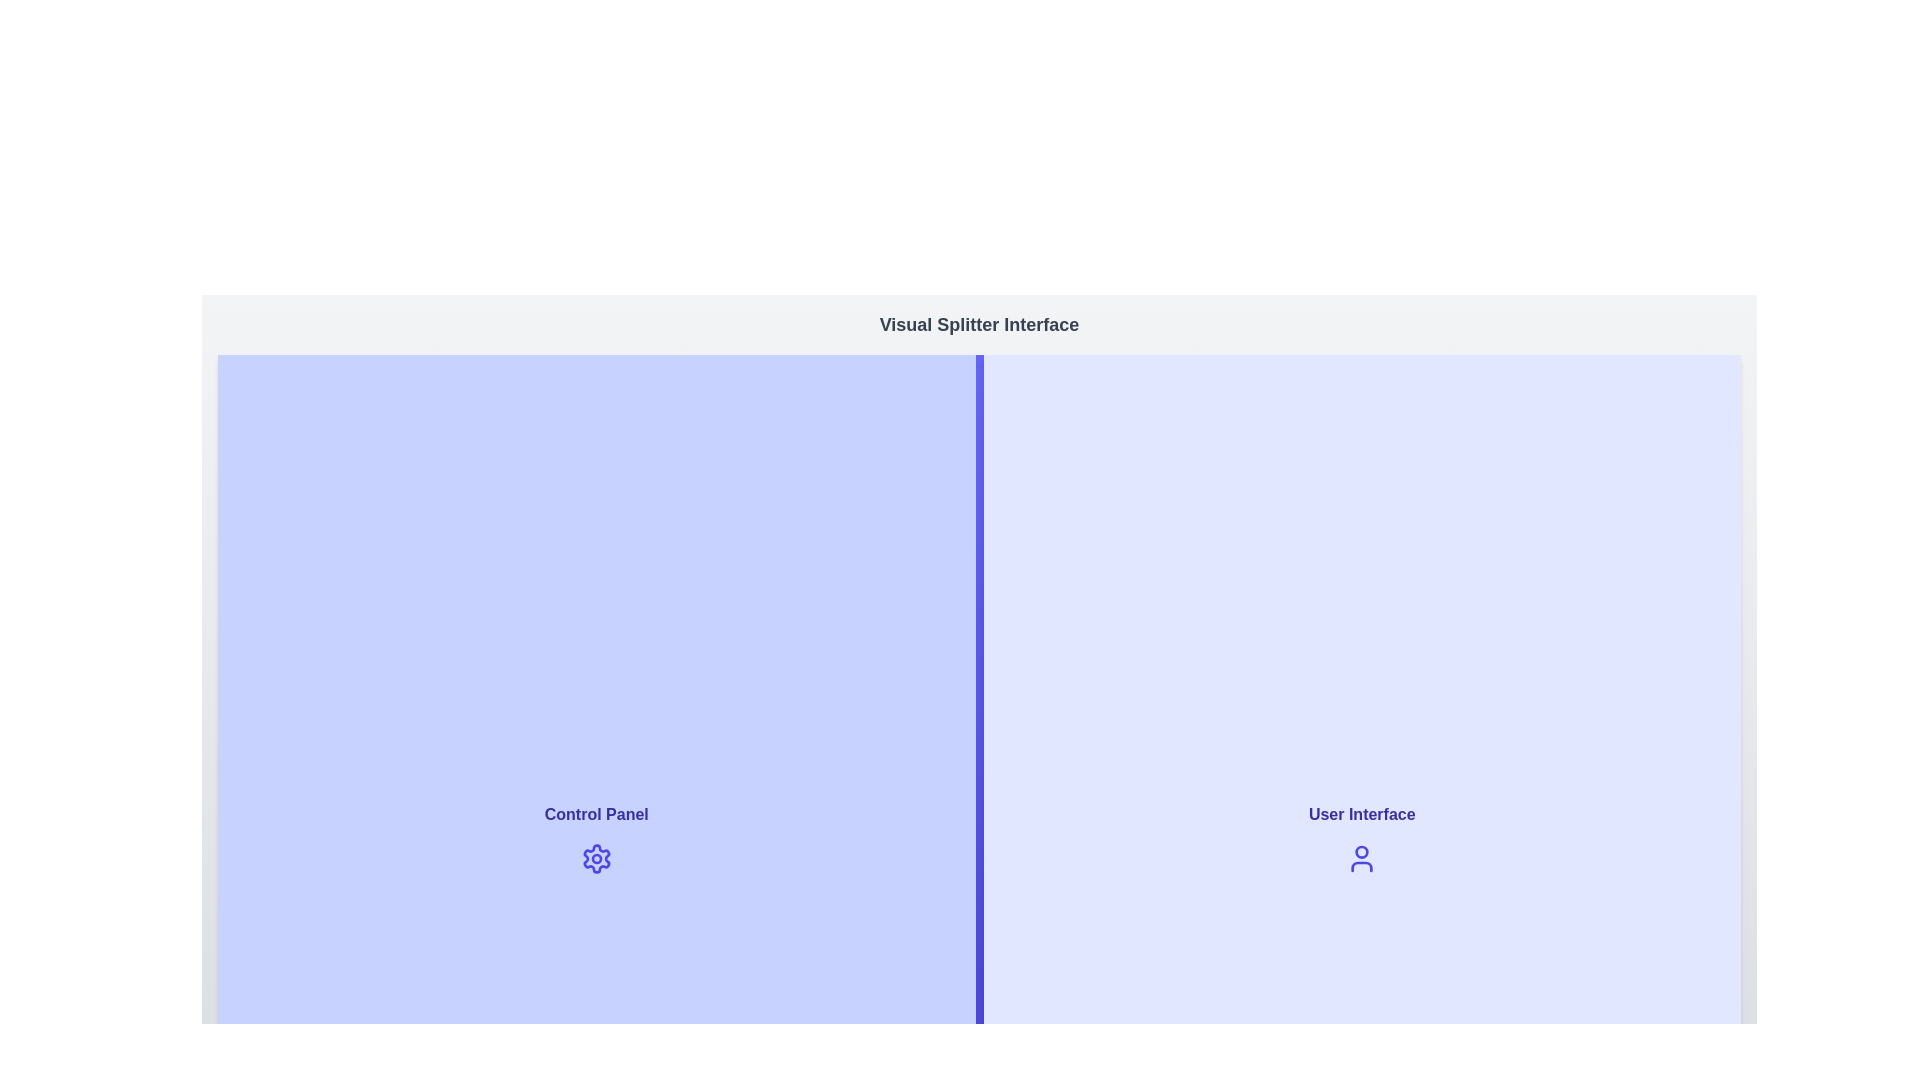  What do you see at coordinates (595, 814) in the screenshot?
I see `the text label displaying 'Control Panel', which is styled in bold dark indigo and located in the left section of a split-panel layout` at bounding box center [595, 814].